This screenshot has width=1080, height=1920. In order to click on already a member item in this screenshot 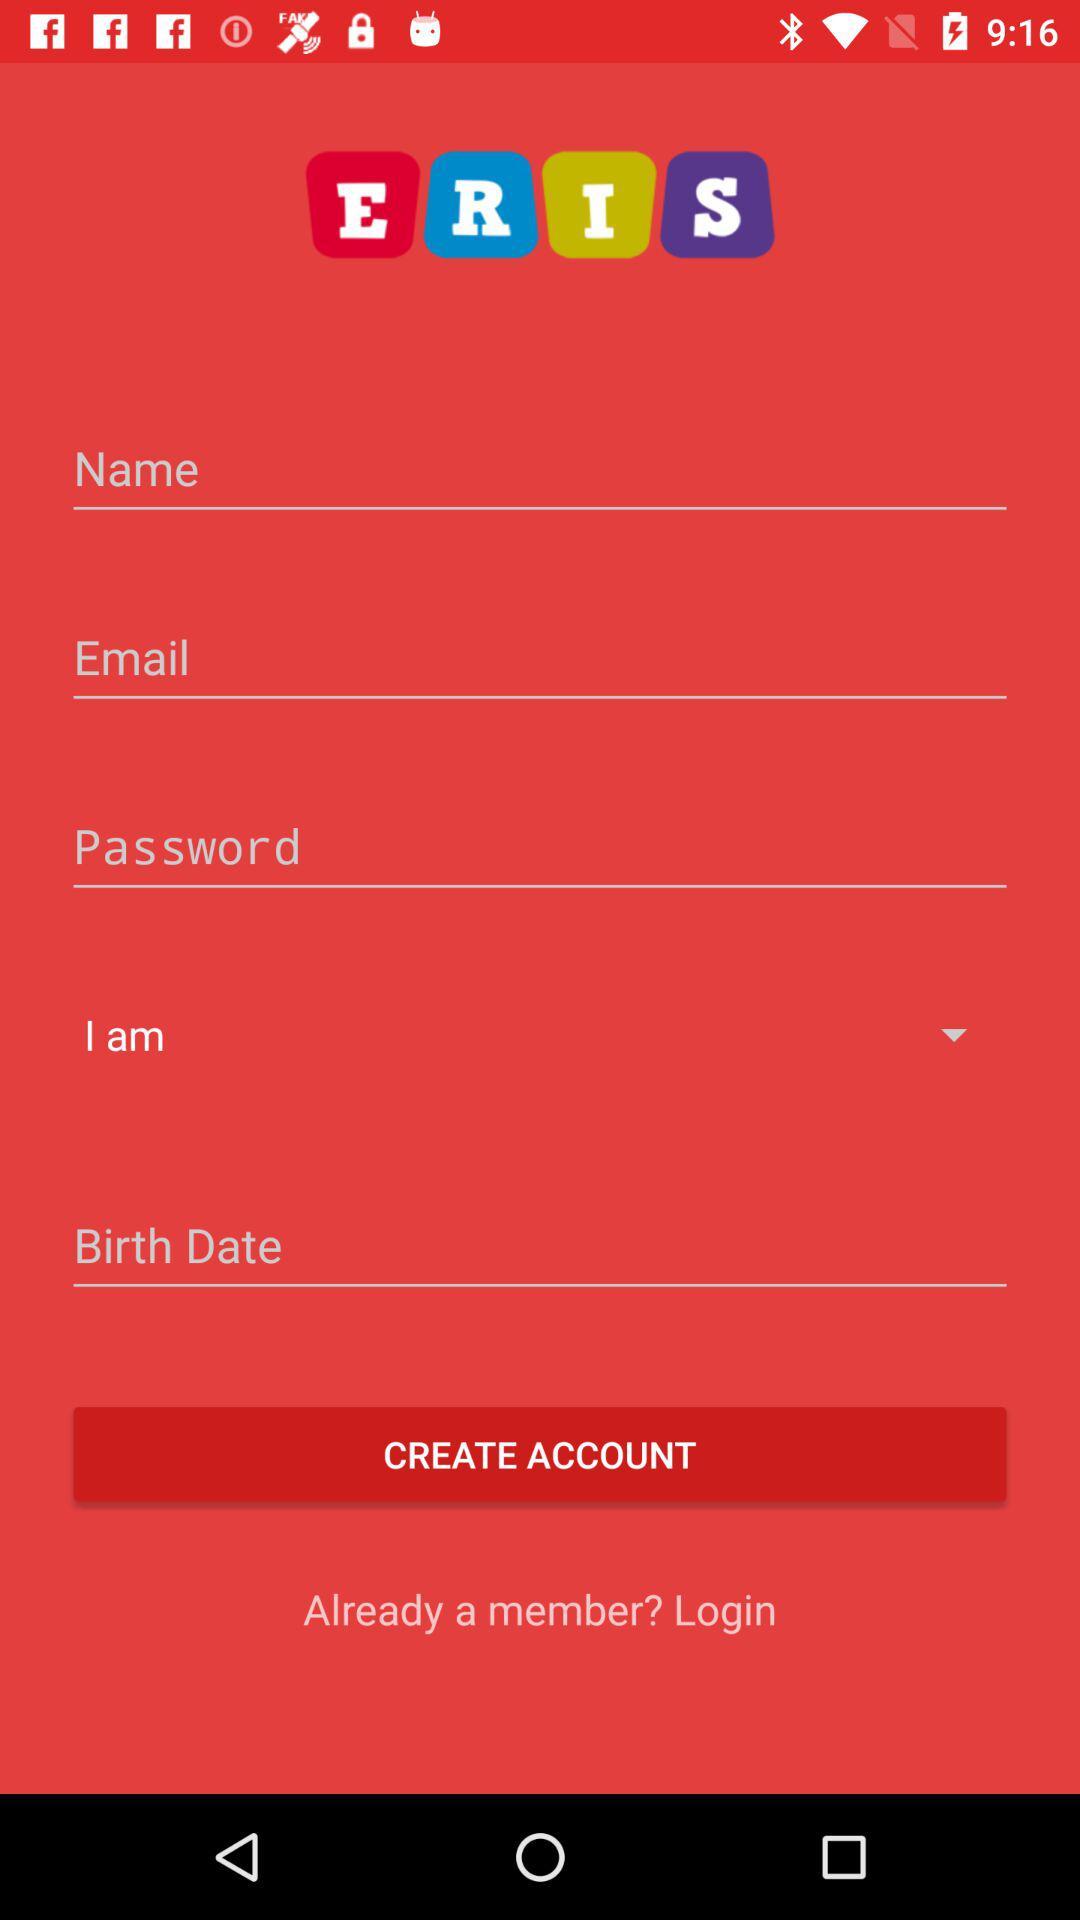, I will do `click(540, 1608)`.